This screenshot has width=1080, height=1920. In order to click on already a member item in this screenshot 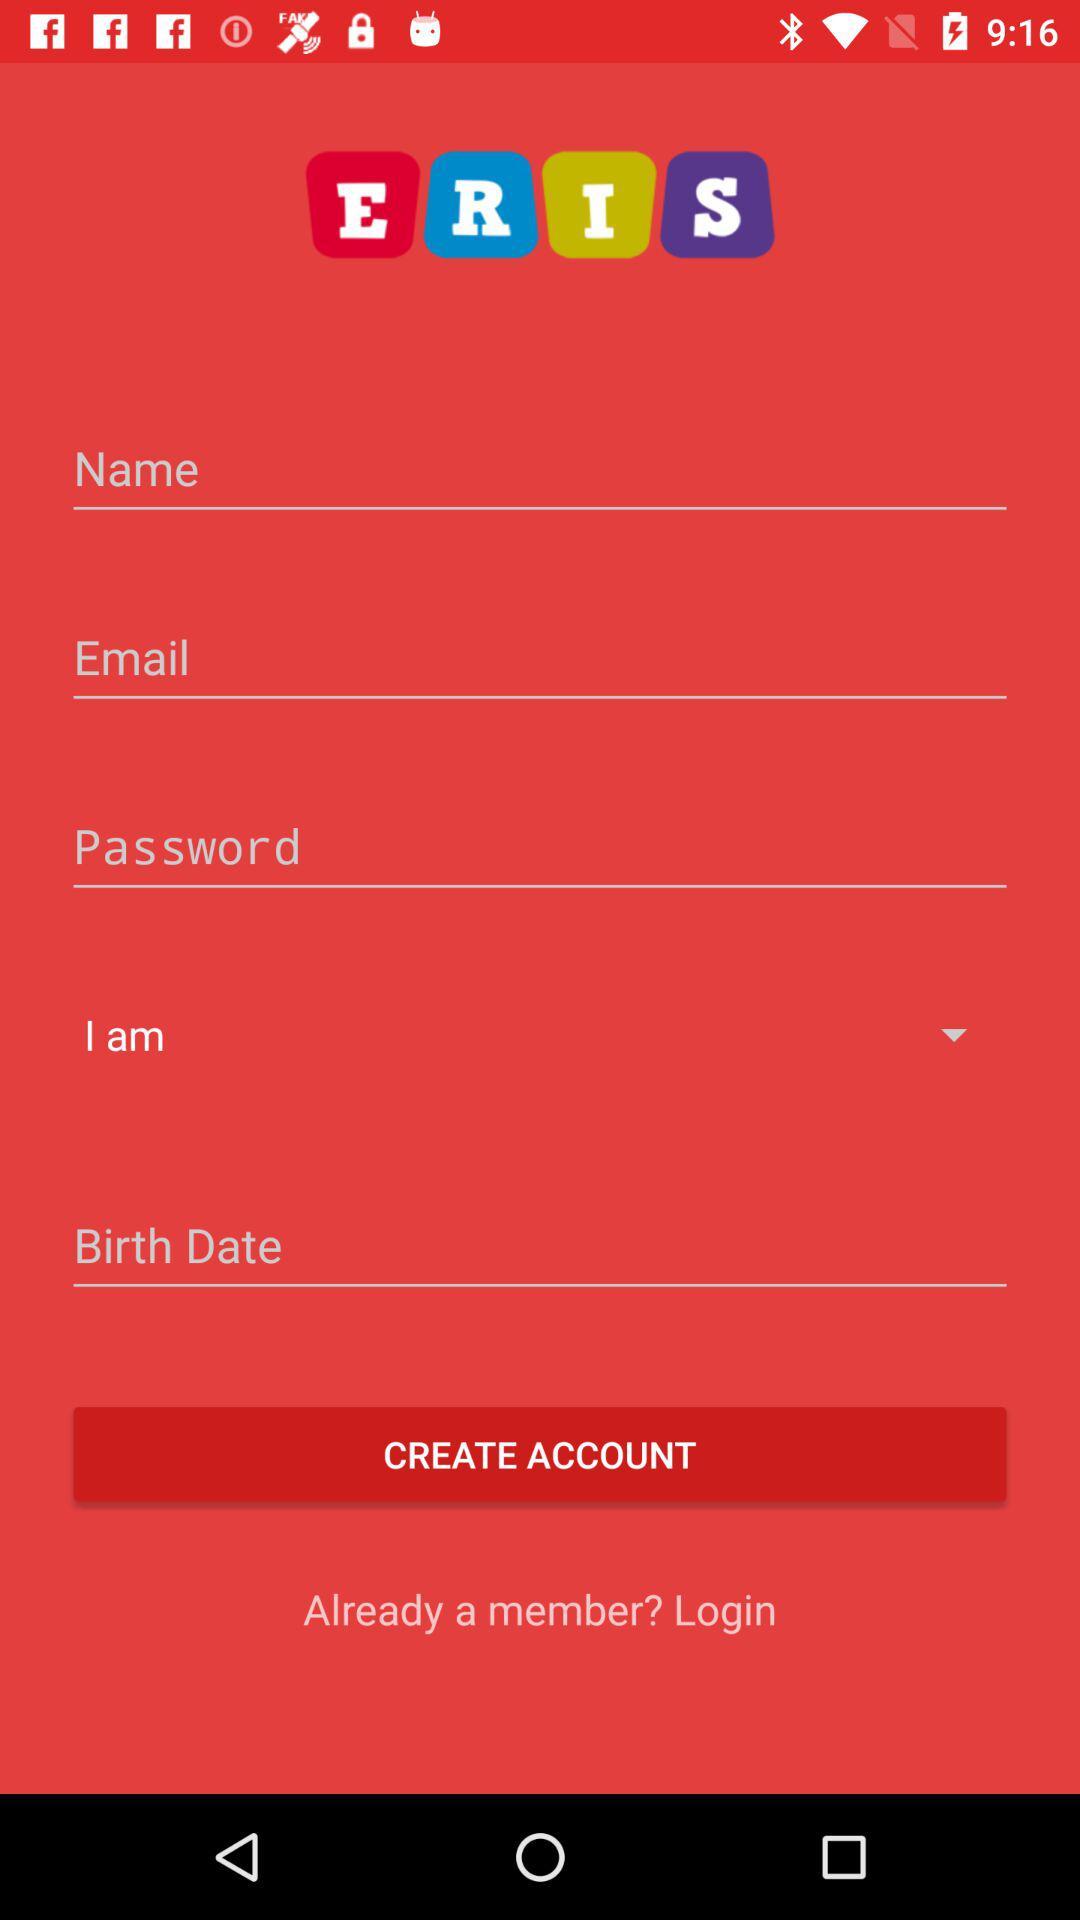, I will do `click(540, 1608)`.